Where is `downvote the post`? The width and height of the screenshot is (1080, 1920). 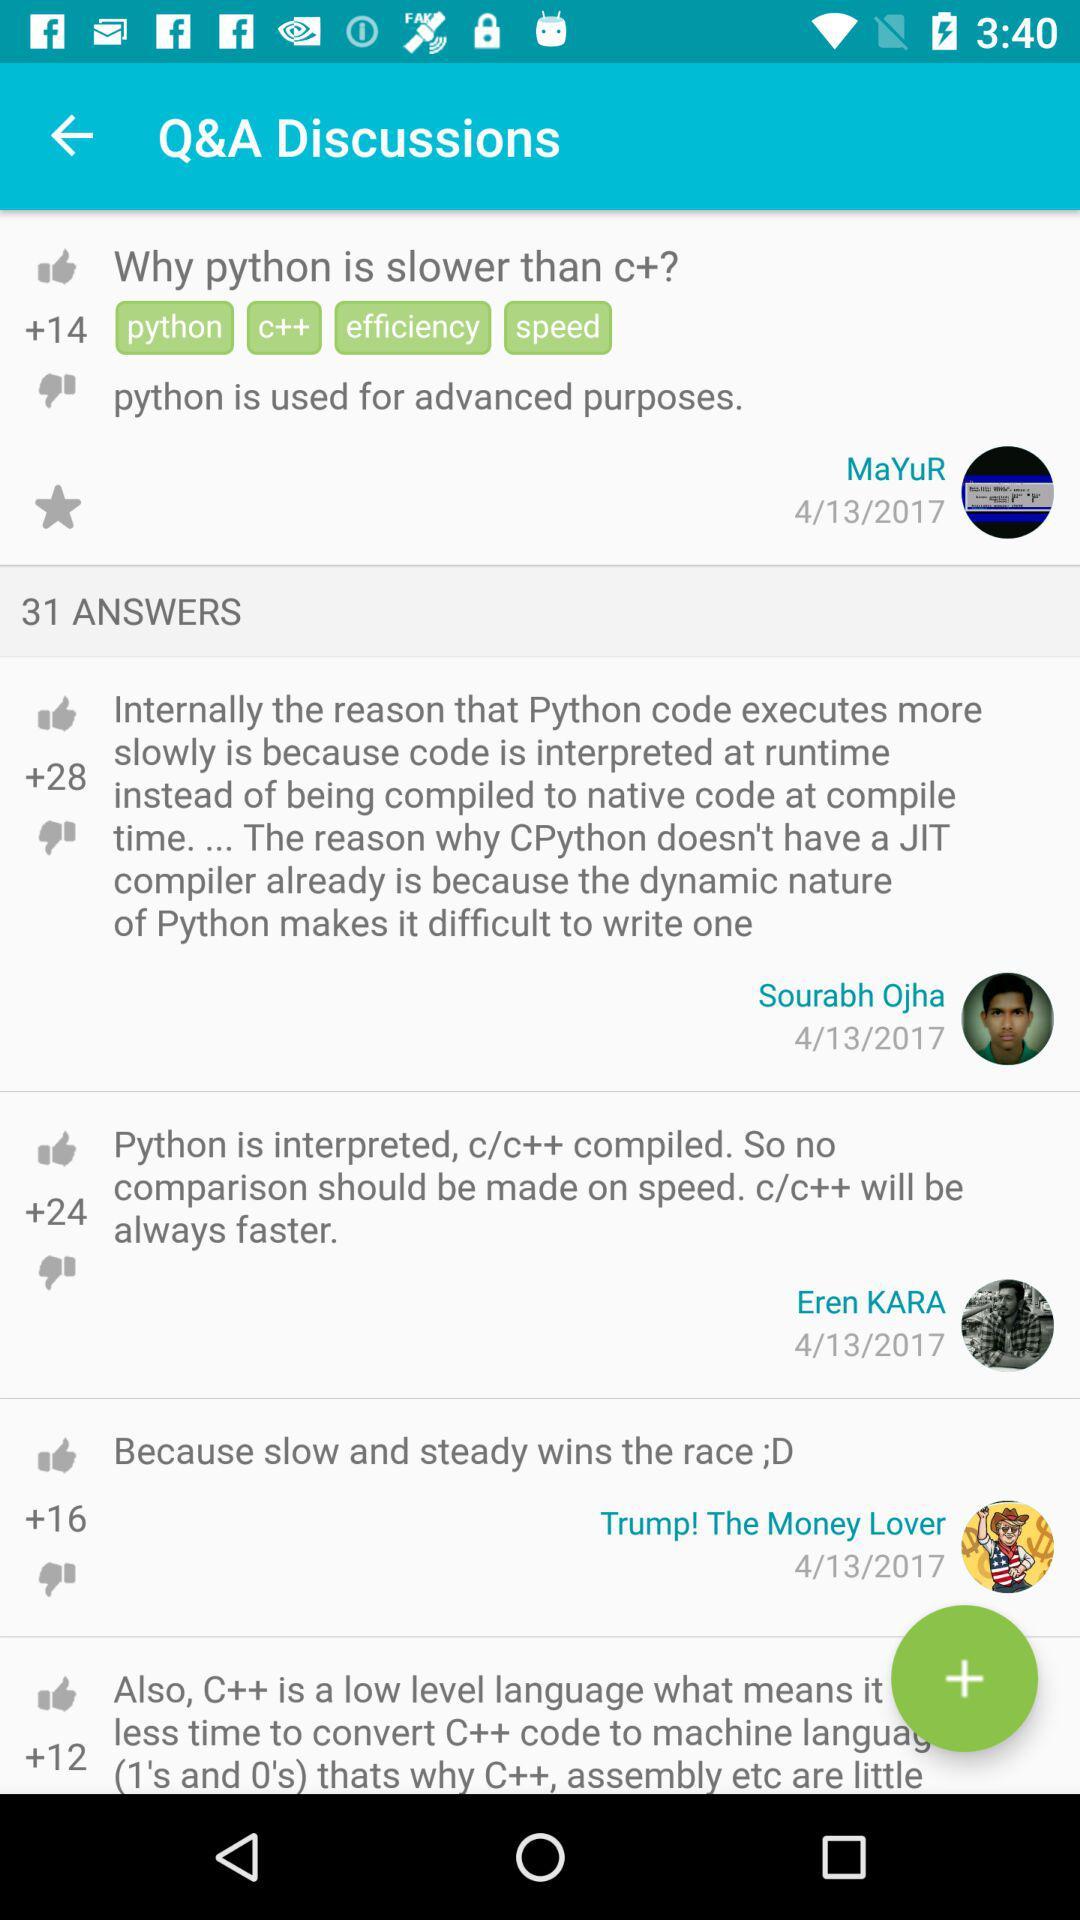 downvote the post is located at coordinates (55, 1777).